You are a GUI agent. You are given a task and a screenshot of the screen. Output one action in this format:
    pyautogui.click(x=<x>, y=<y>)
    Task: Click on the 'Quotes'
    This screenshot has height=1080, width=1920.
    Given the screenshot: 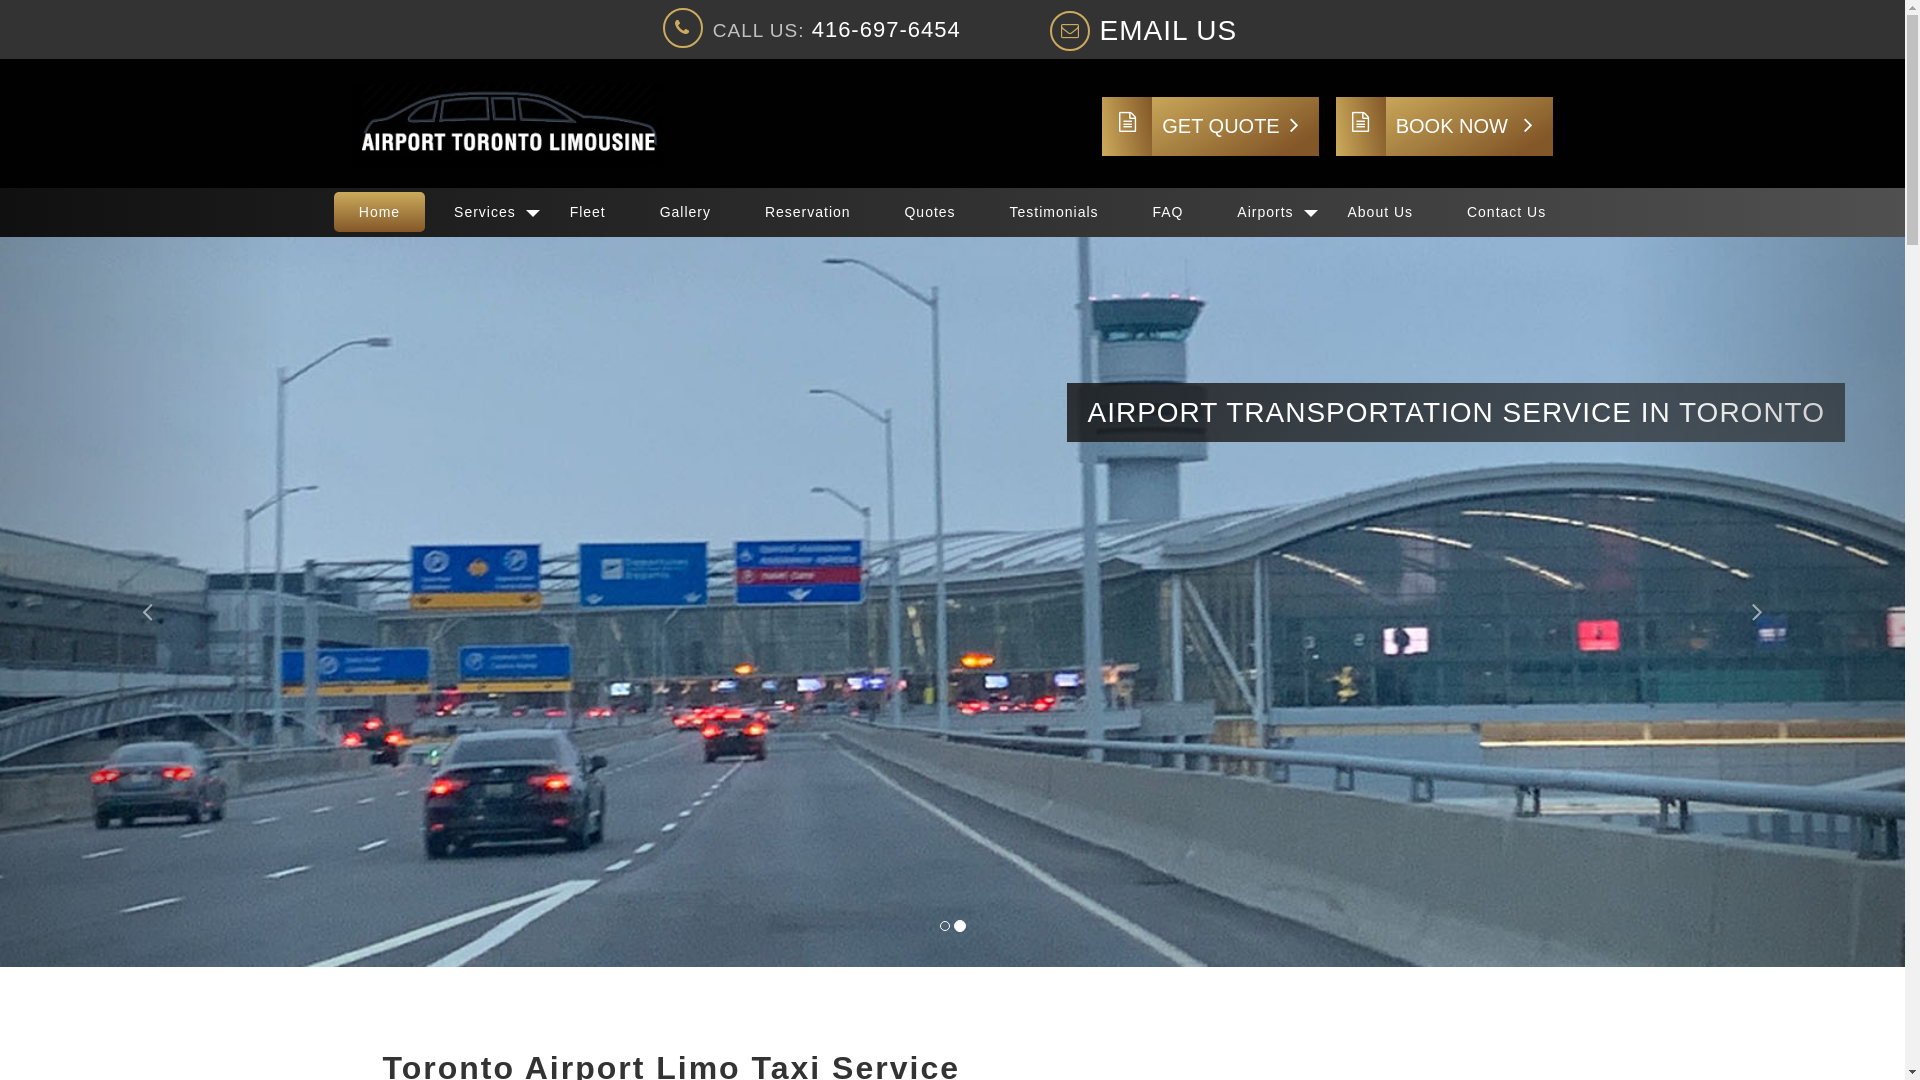 What is the action you would take?
    pyautogui.click(x=928, y=212)
    